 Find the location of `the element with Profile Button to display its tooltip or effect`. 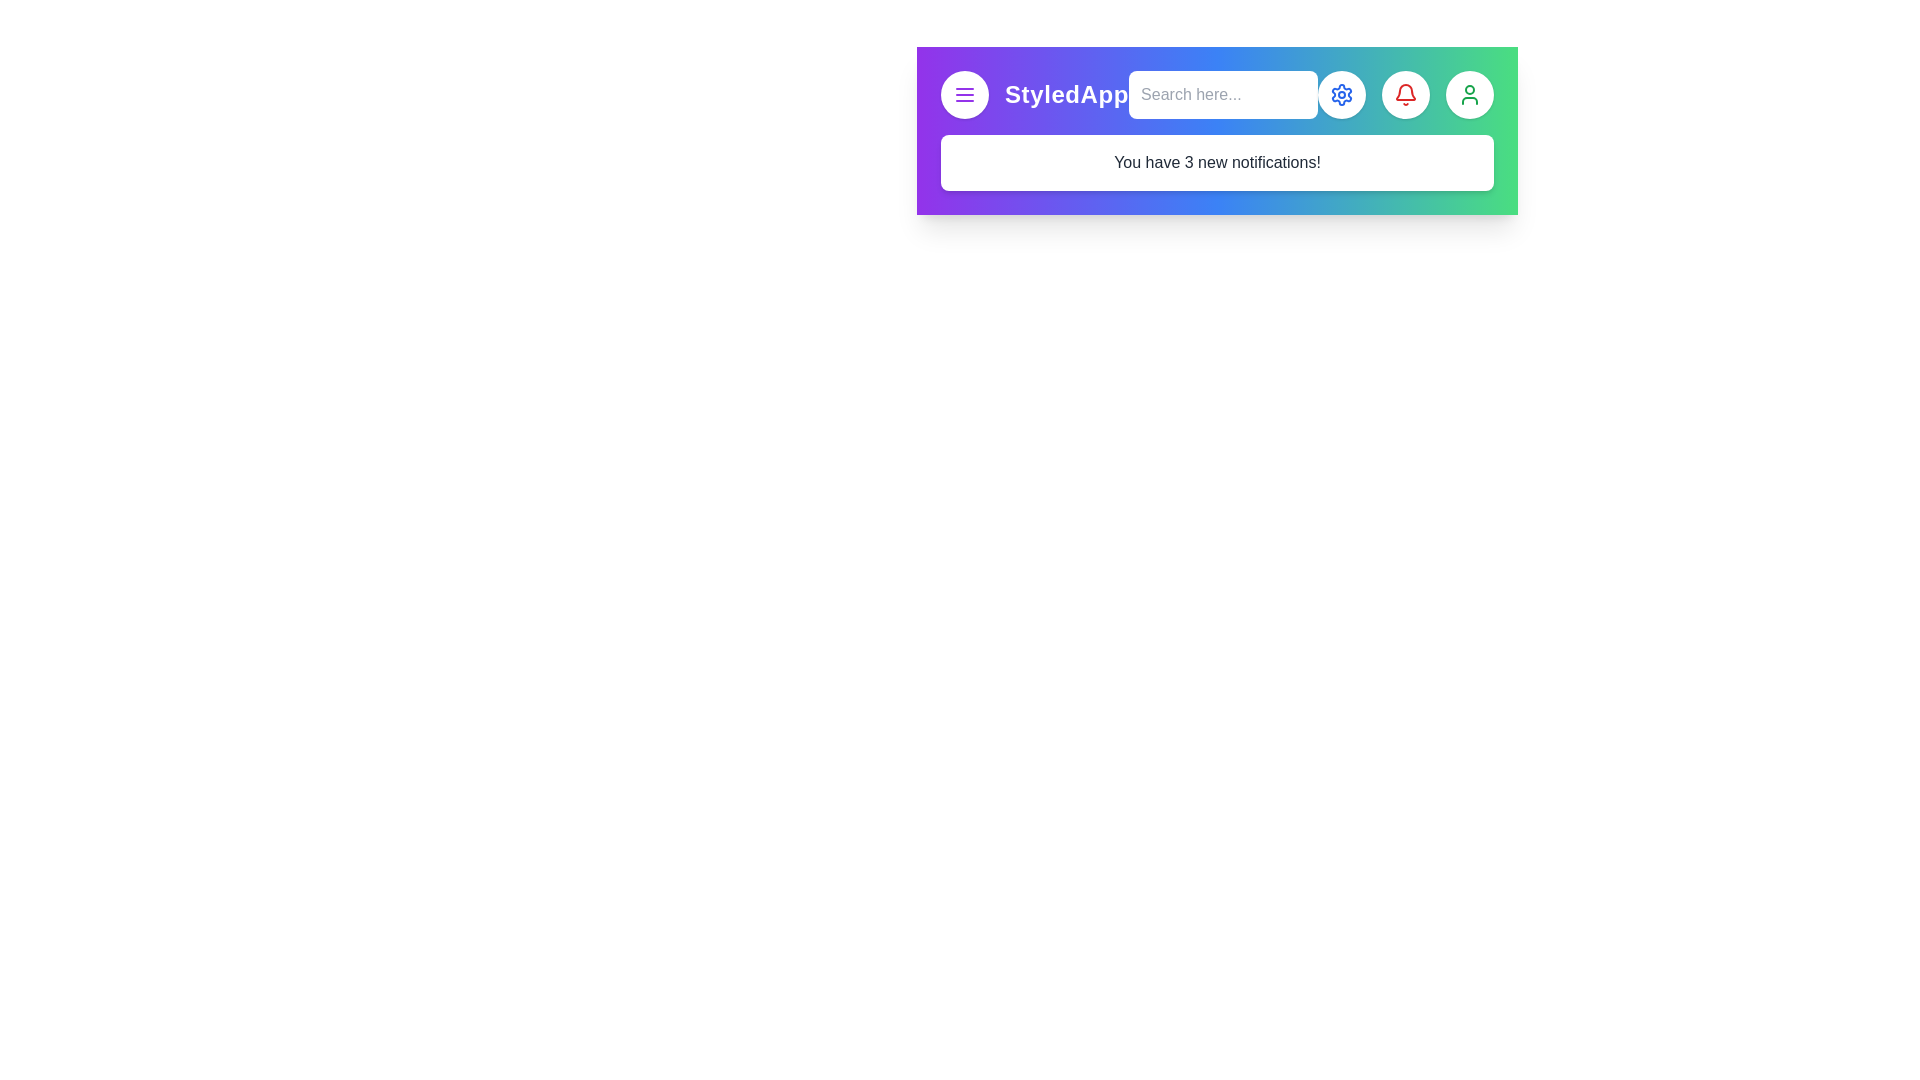

the element with Profile Button to display its tooltip or effect is located at coordinates (1469, 95).